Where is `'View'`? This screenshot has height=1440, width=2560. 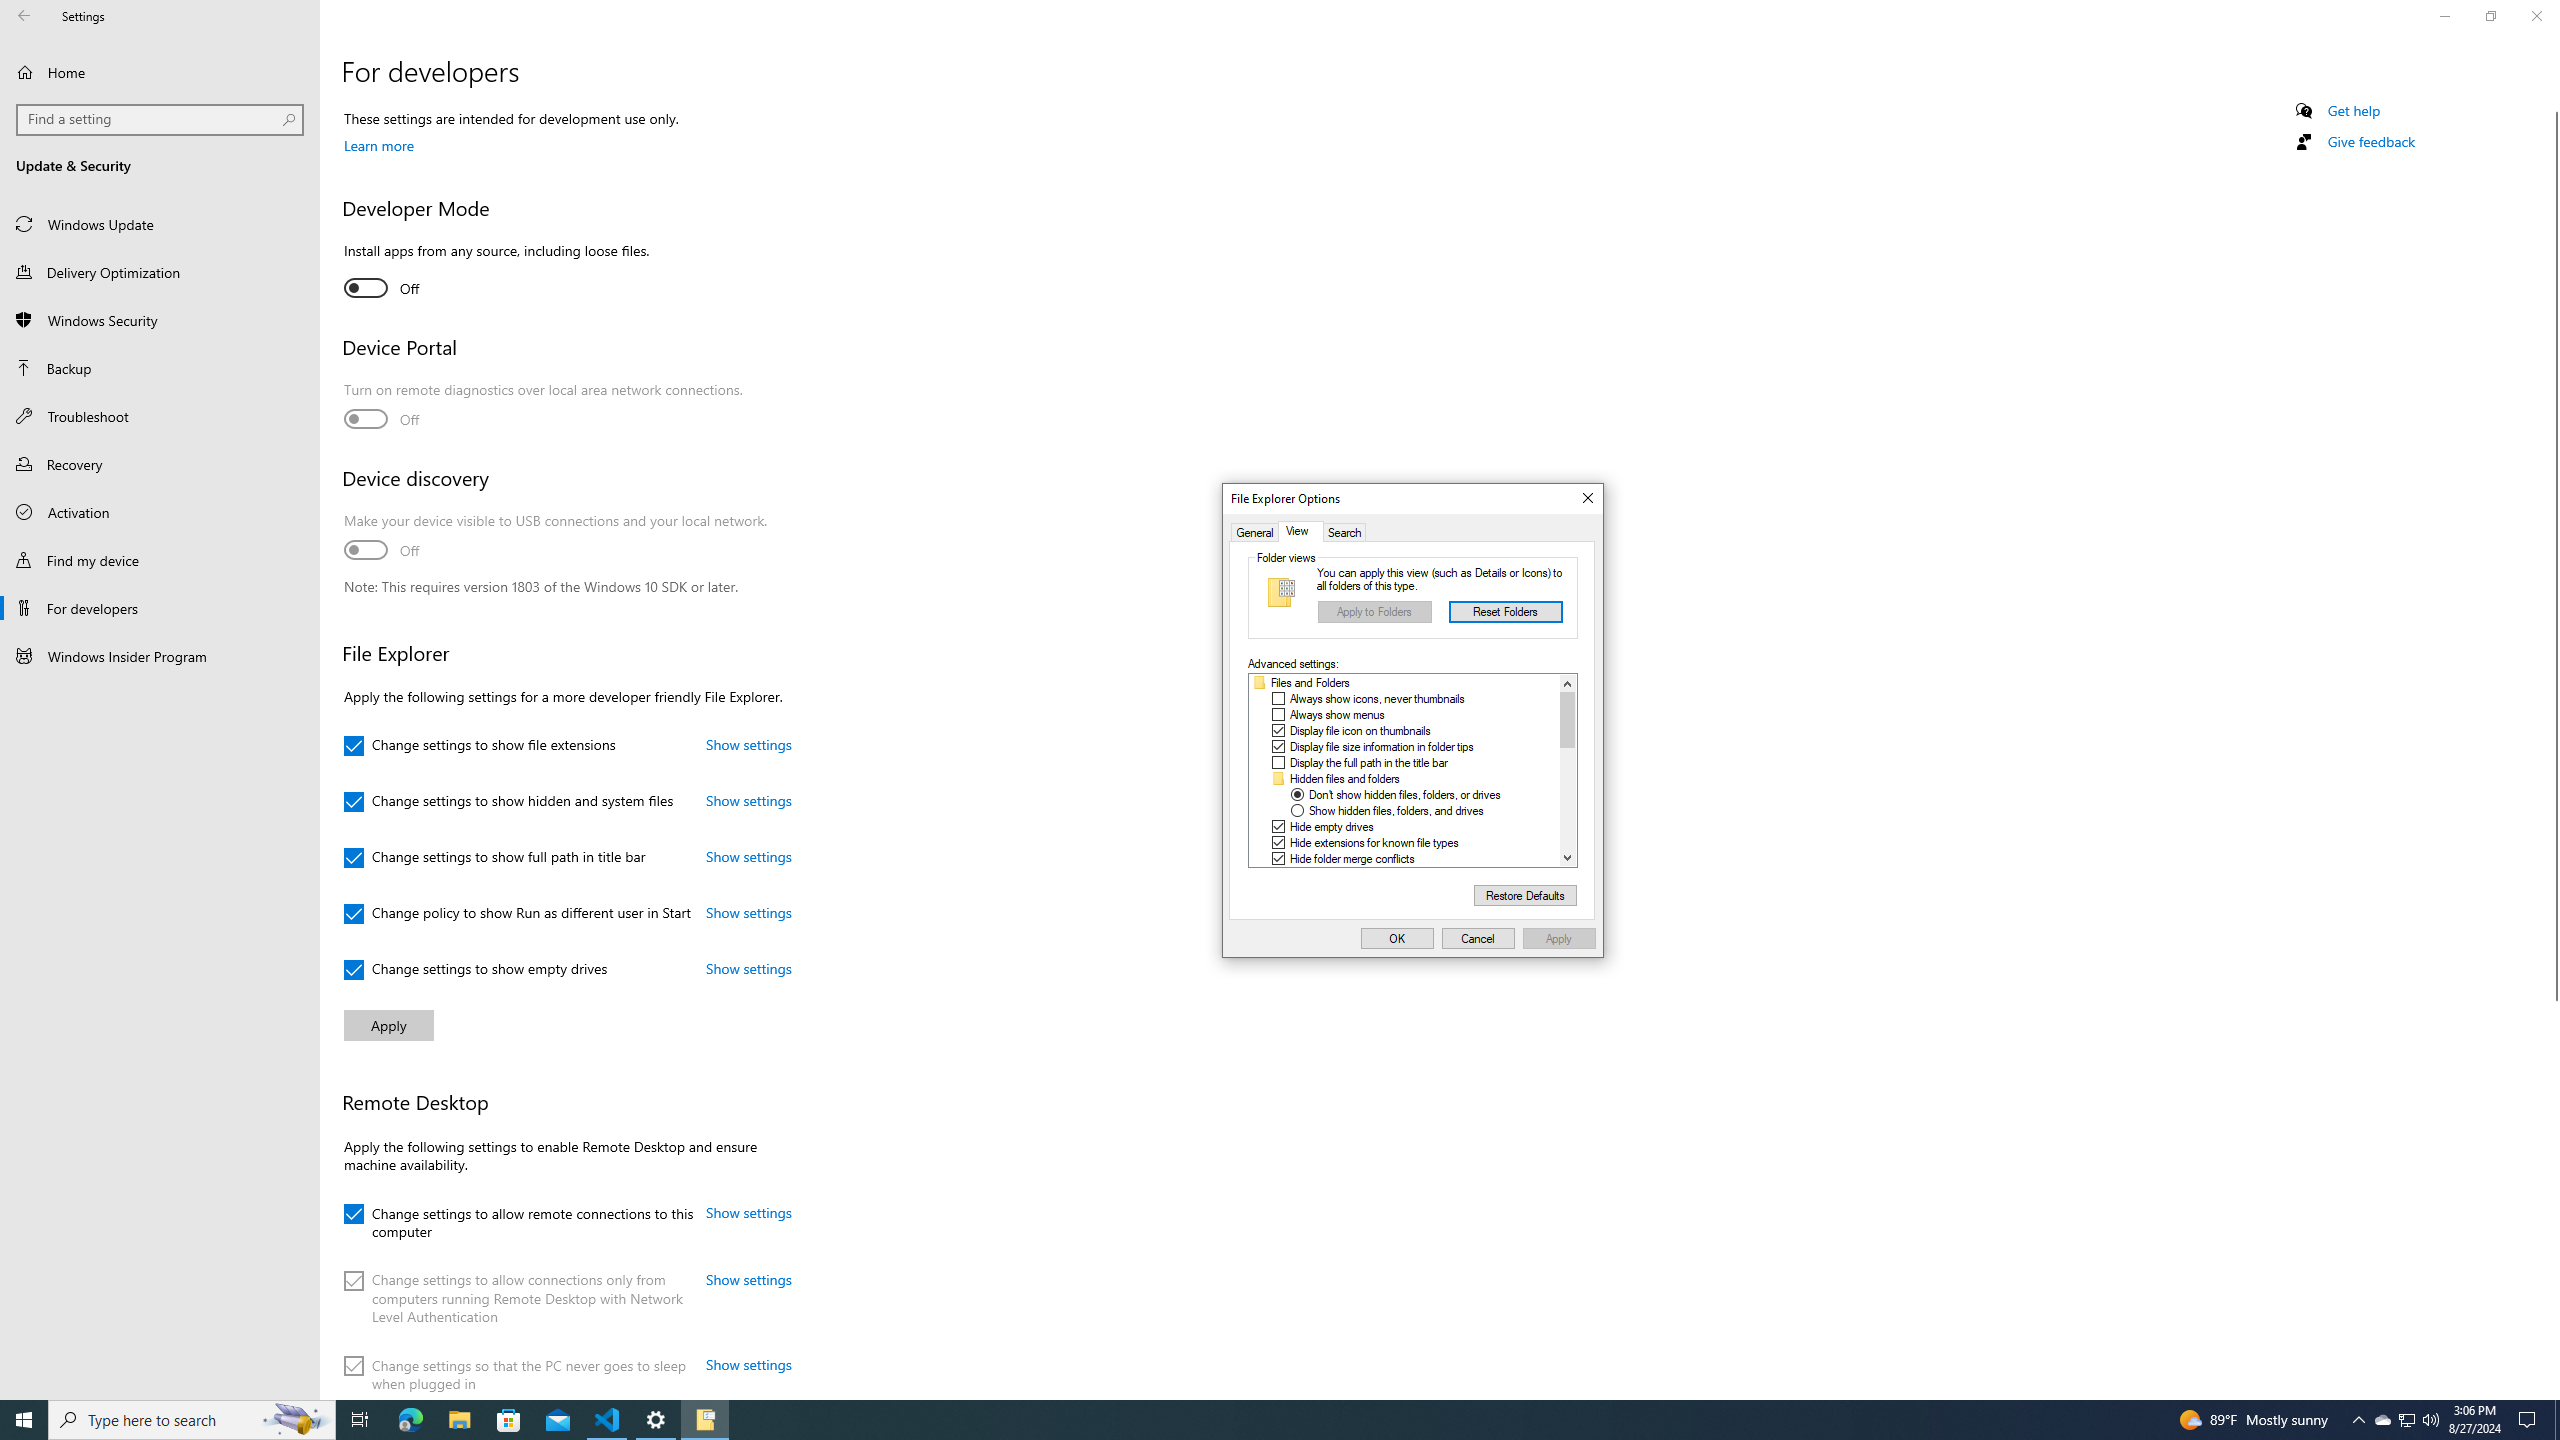
'View' is located at coordinates (1300, 532).